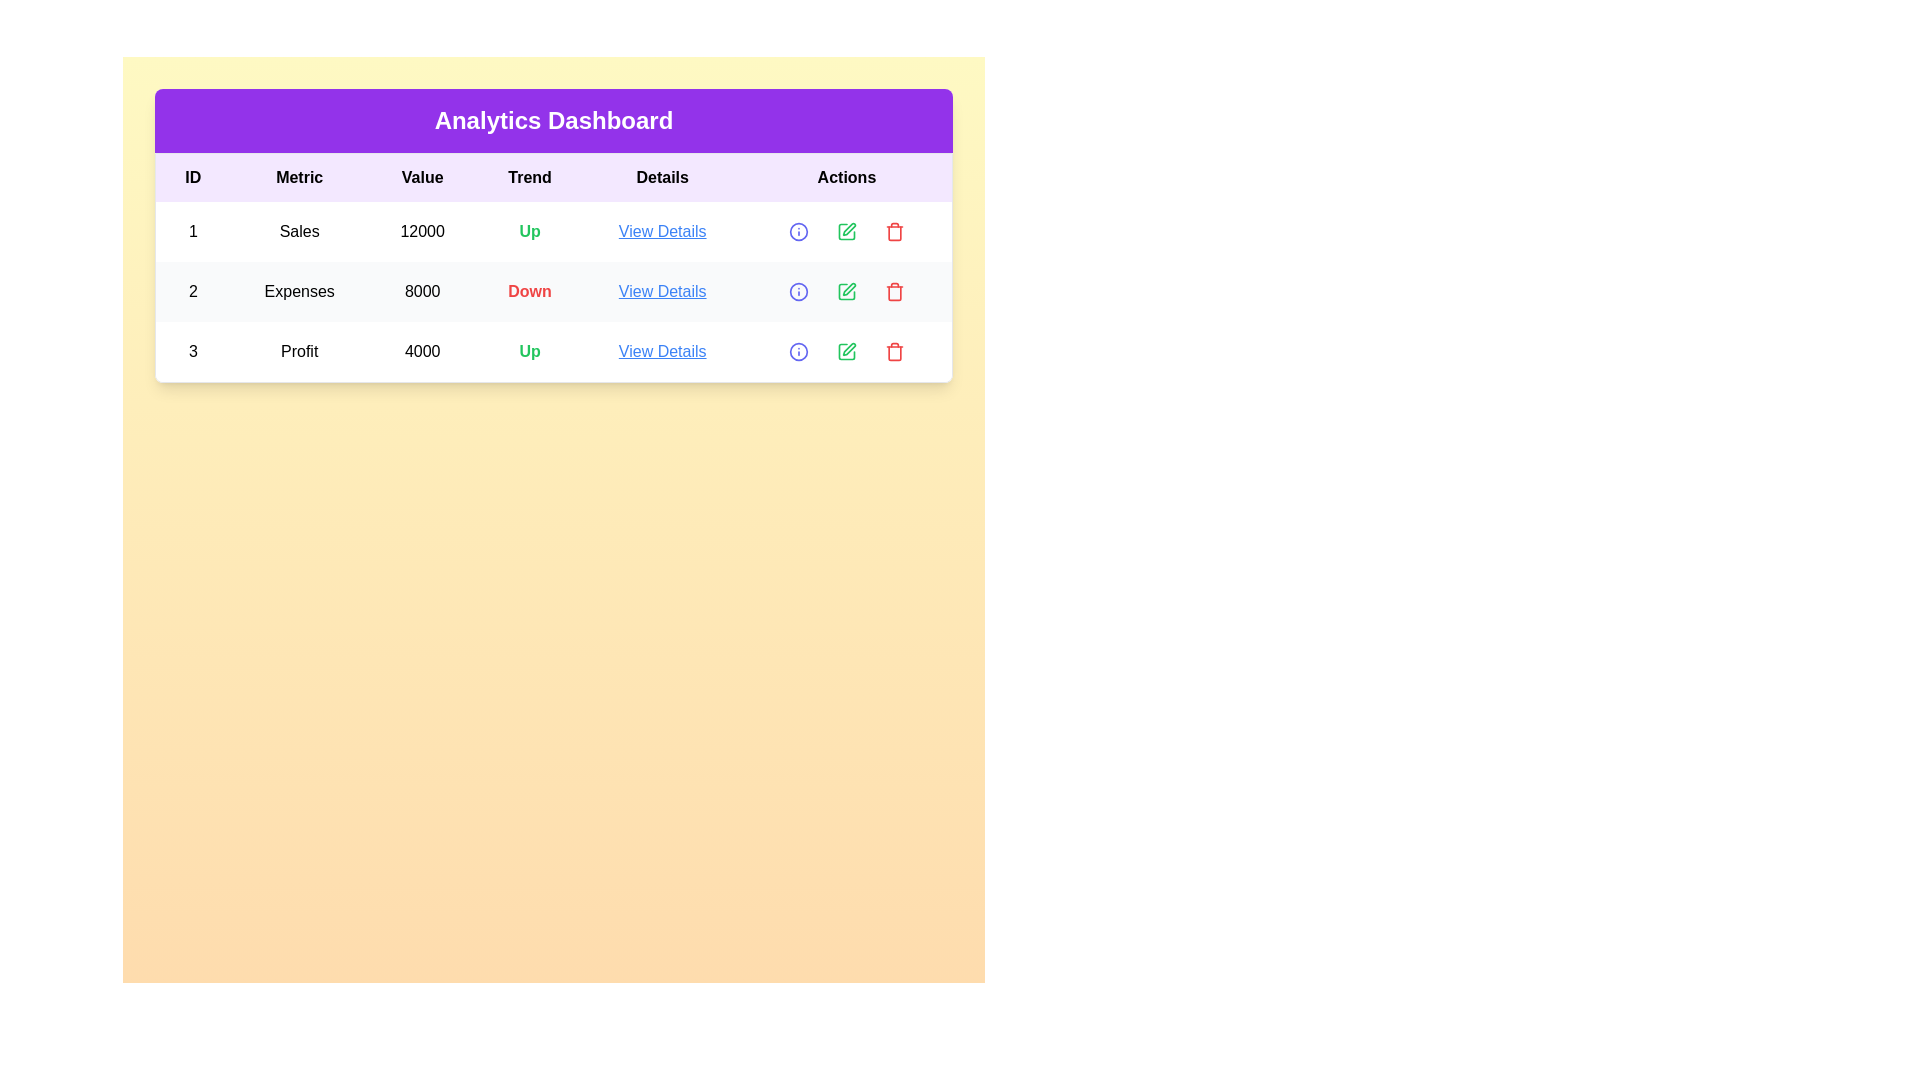  I want to click on the edit button in the 'Actions' column of the third row for the 'Profit' metric, so click(846, 350).